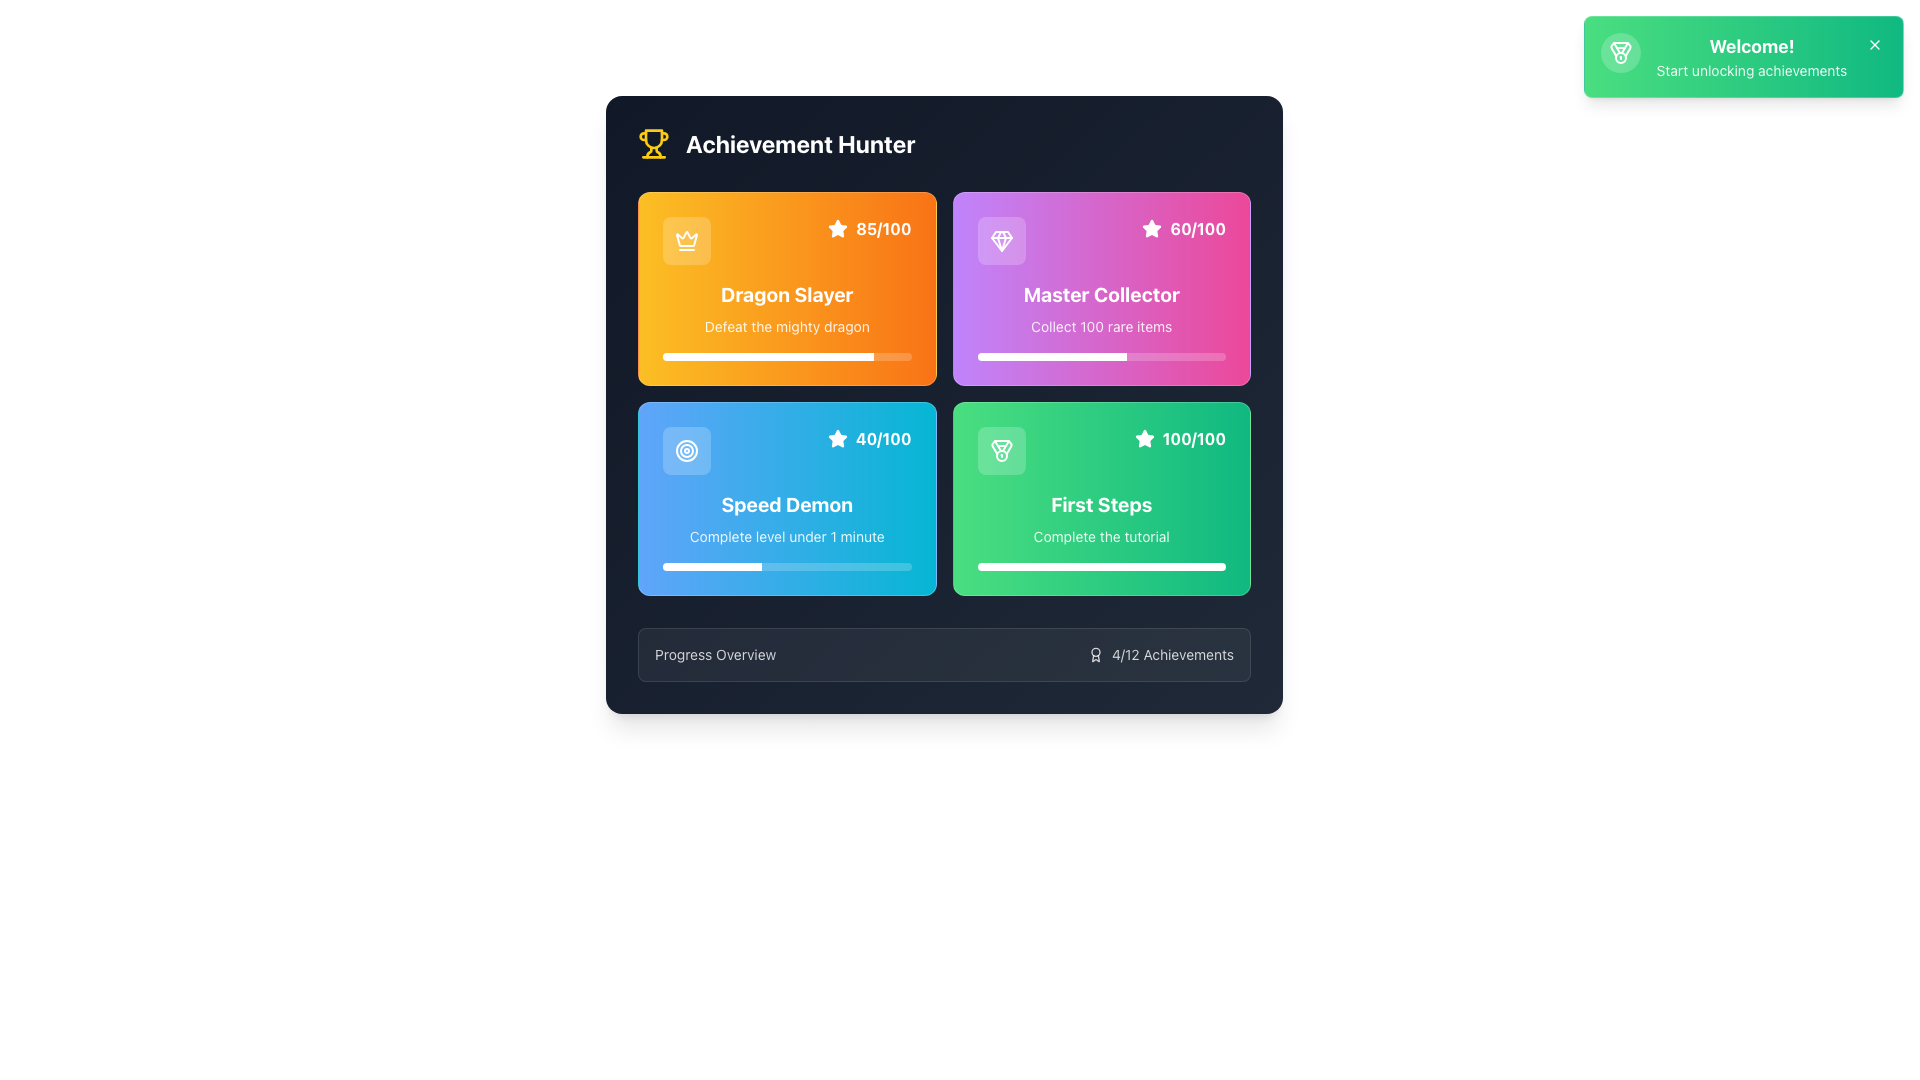 Image resolution: width=1920 pixels, height=1080 pixels. Describe the element at coordinates (837, 438) in the screenshot. I see `the rating icon located on the left of the numerical text '40/100' in the lower-left card of a 2x2 grid structure` at that location.